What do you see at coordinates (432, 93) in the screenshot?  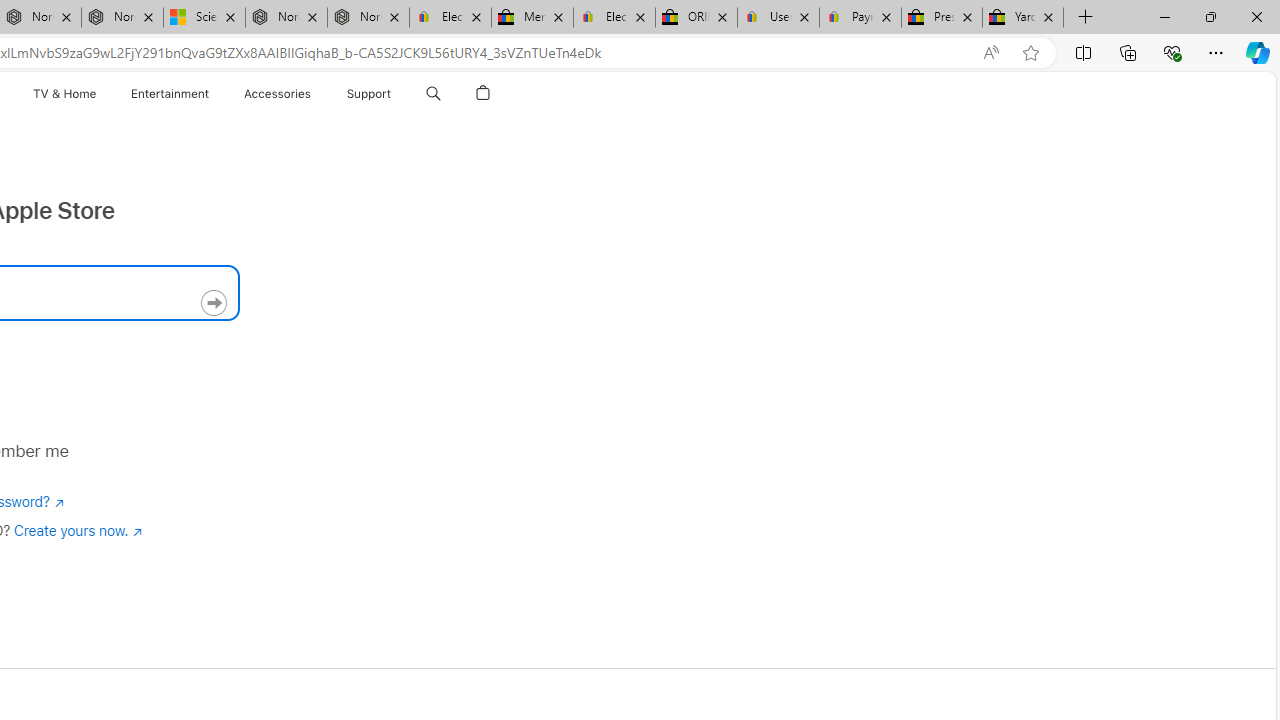 I see `'Class: globalnav-item globalnav-search'` at bounding box center [432, 93].